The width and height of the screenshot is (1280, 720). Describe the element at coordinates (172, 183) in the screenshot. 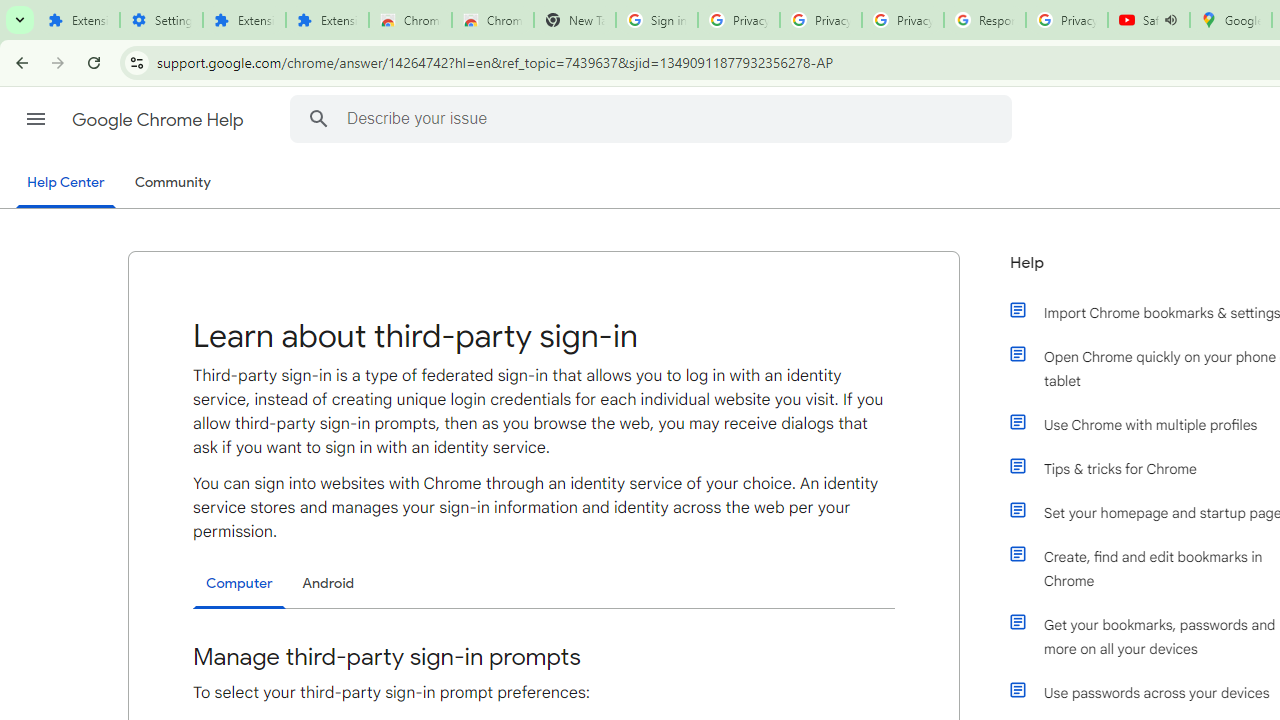

I see `'Community'` at that location.